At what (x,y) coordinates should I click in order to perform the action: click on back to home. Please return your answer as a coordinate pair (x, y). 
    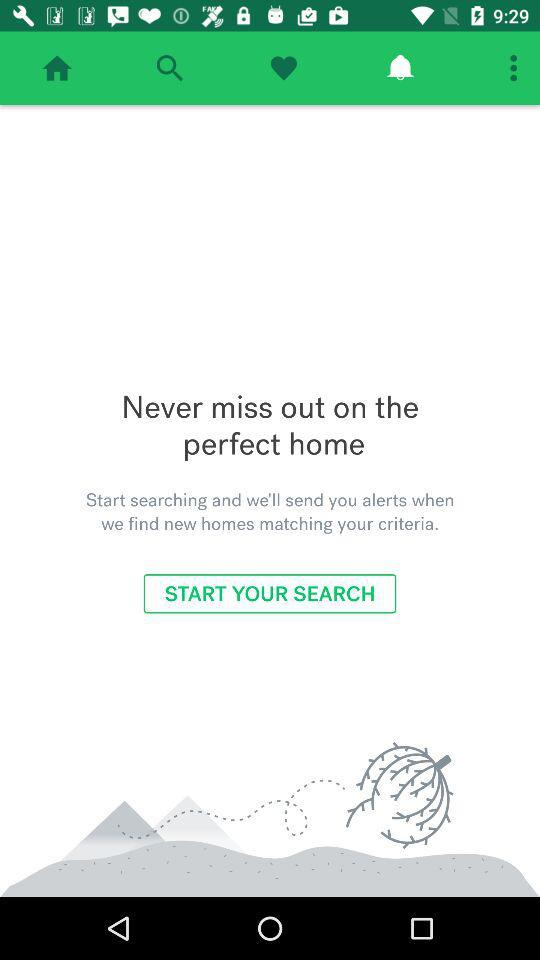
    Looking at the image, I should click on (57, 68).